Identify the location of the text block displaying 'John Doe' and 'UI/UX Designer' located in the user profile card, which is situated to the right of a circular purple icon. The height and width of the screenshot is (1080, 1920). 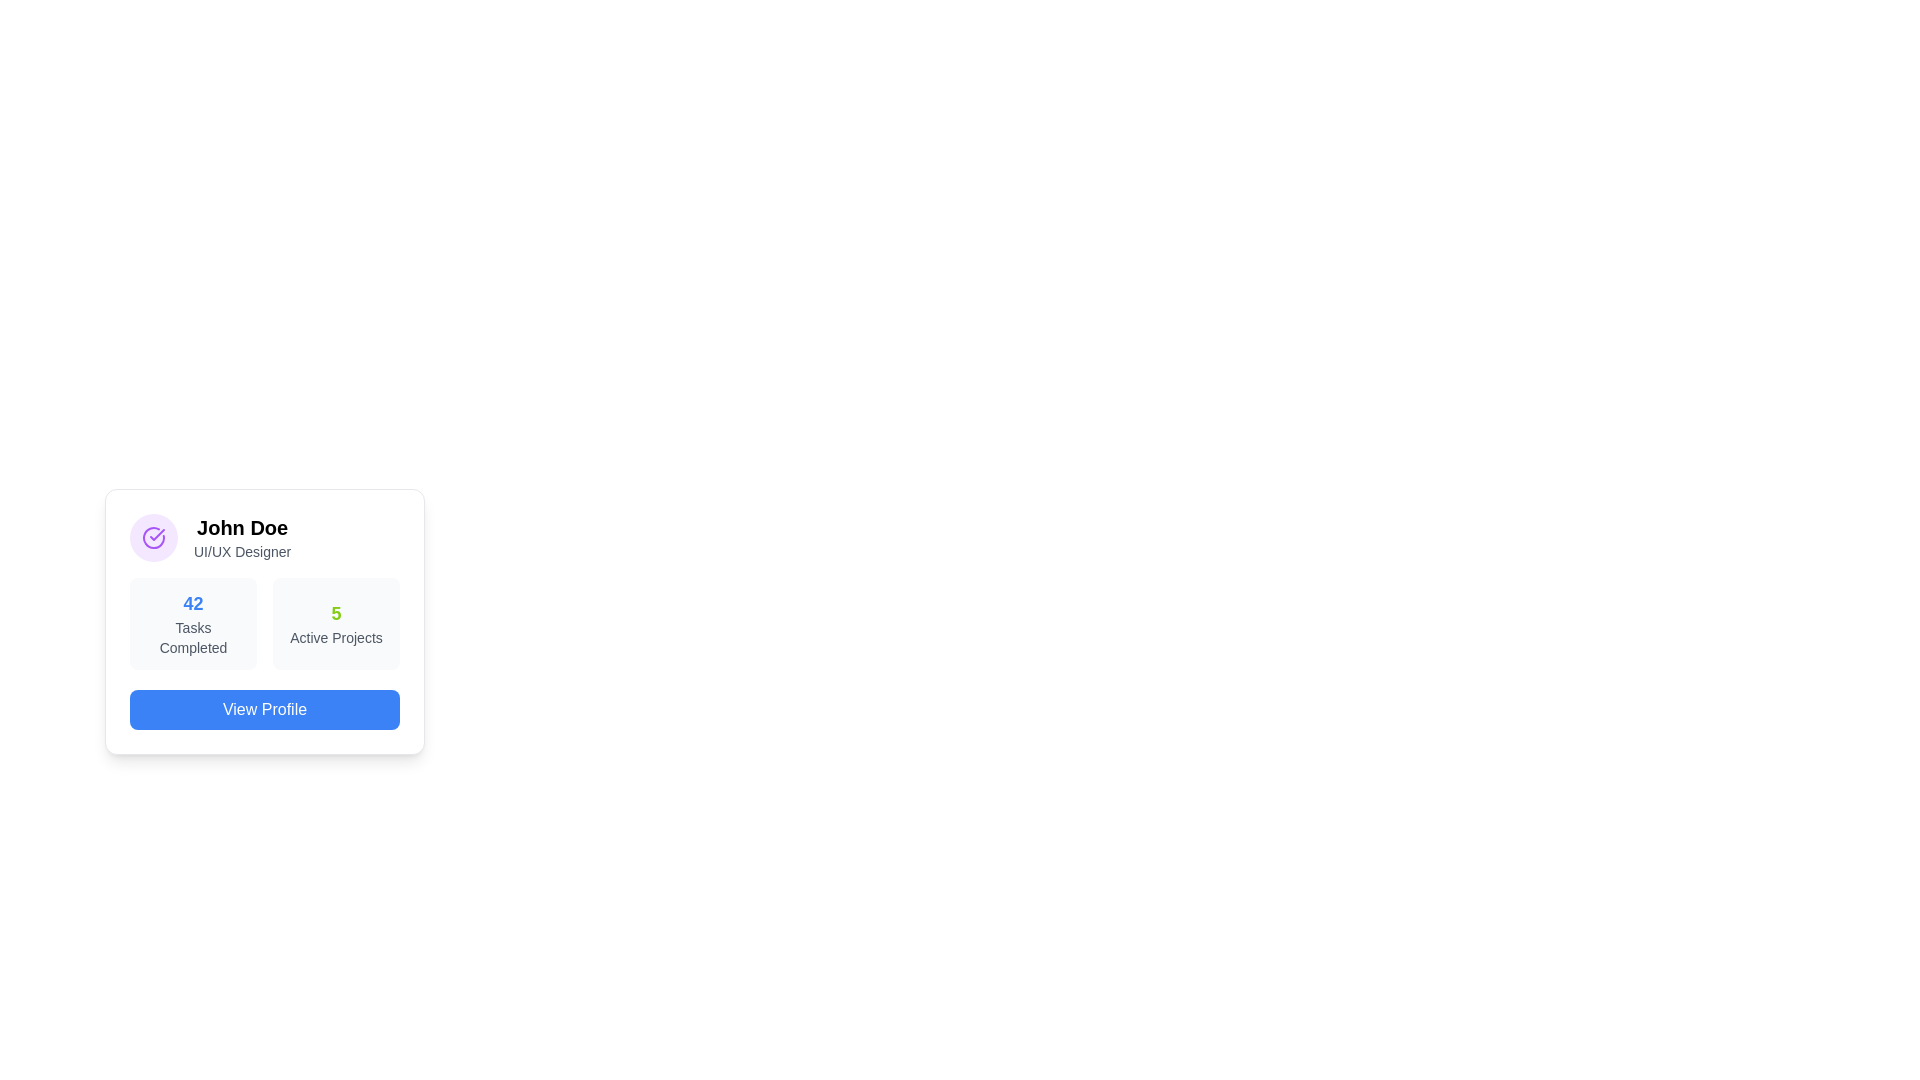
(241, 536).